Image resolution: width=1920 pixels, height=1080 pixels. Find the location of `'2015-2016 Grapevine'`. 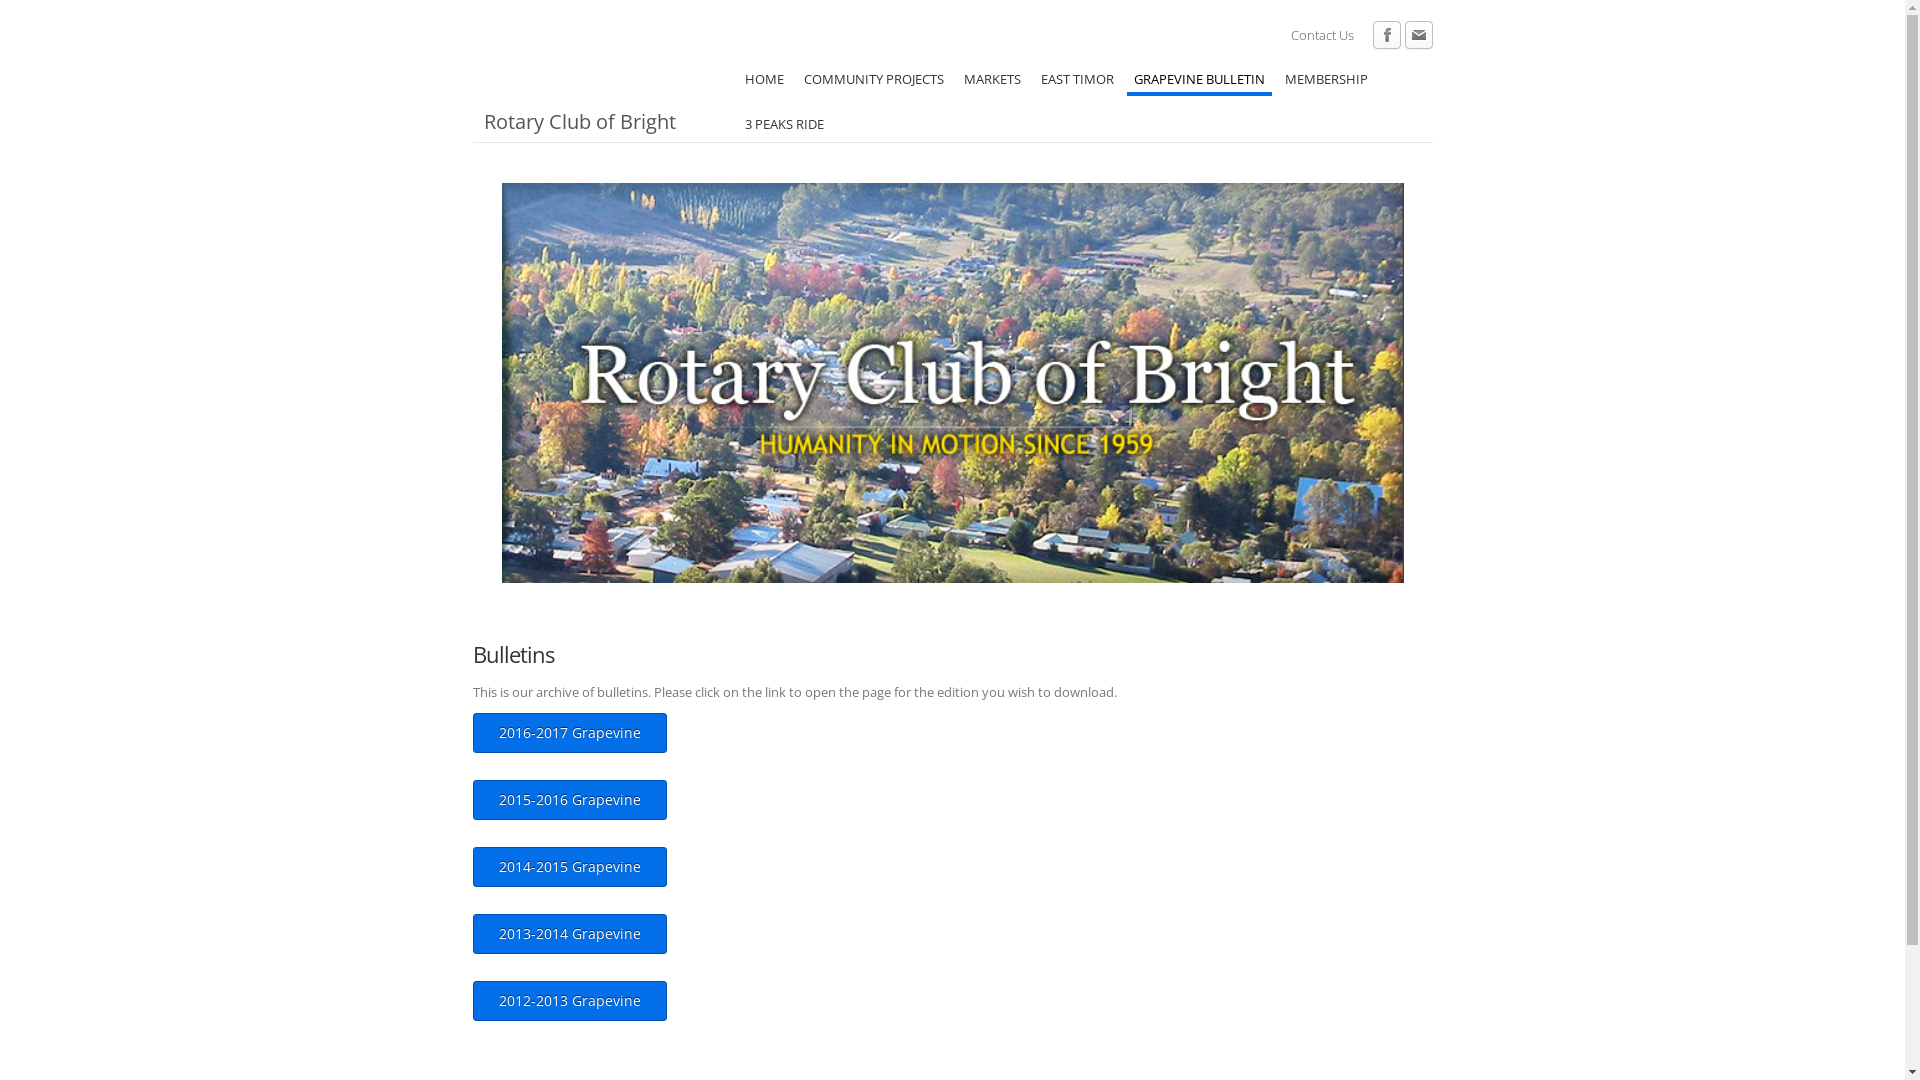

'2015-2016 Grapevine' is located at coordinates (568, 798).